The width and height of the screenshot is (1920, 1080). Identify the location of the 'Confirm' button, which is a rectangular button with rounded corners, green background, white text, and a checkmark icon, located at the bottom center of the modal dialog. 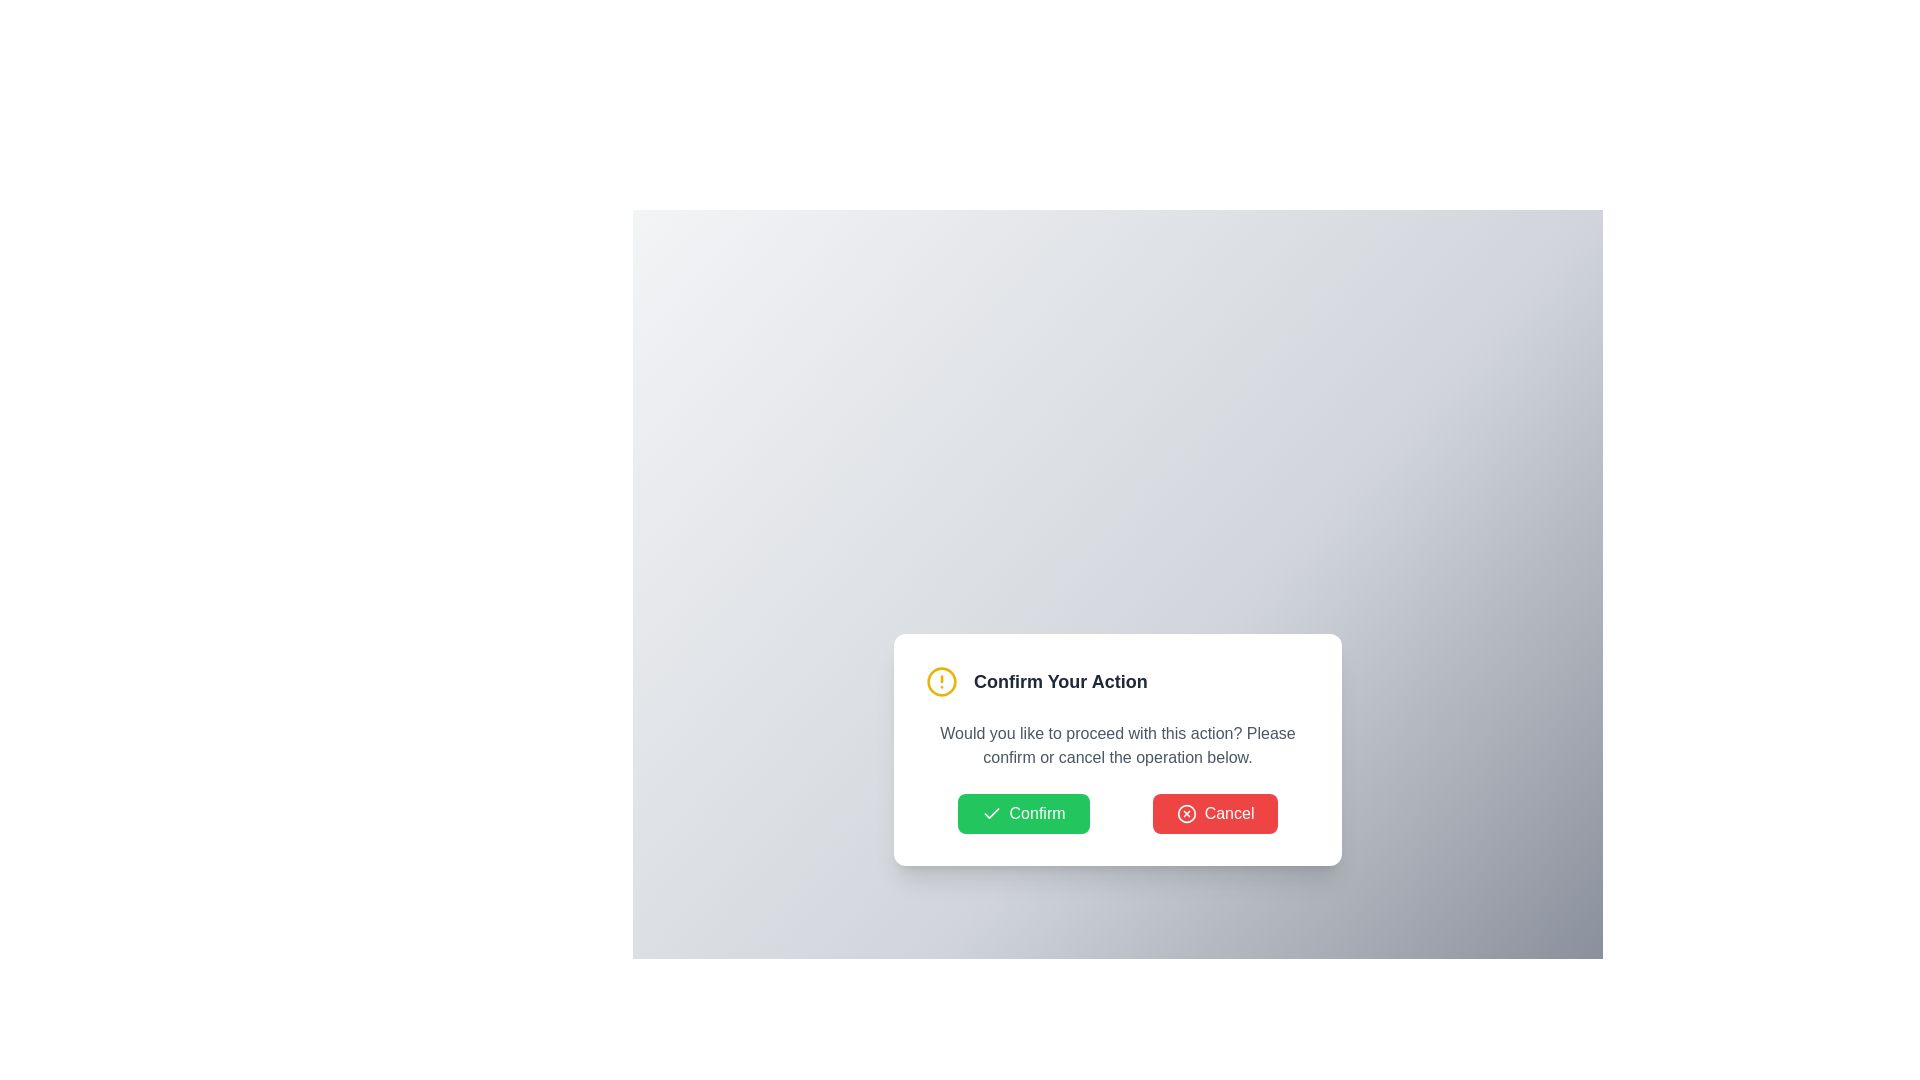
(1023, 813).